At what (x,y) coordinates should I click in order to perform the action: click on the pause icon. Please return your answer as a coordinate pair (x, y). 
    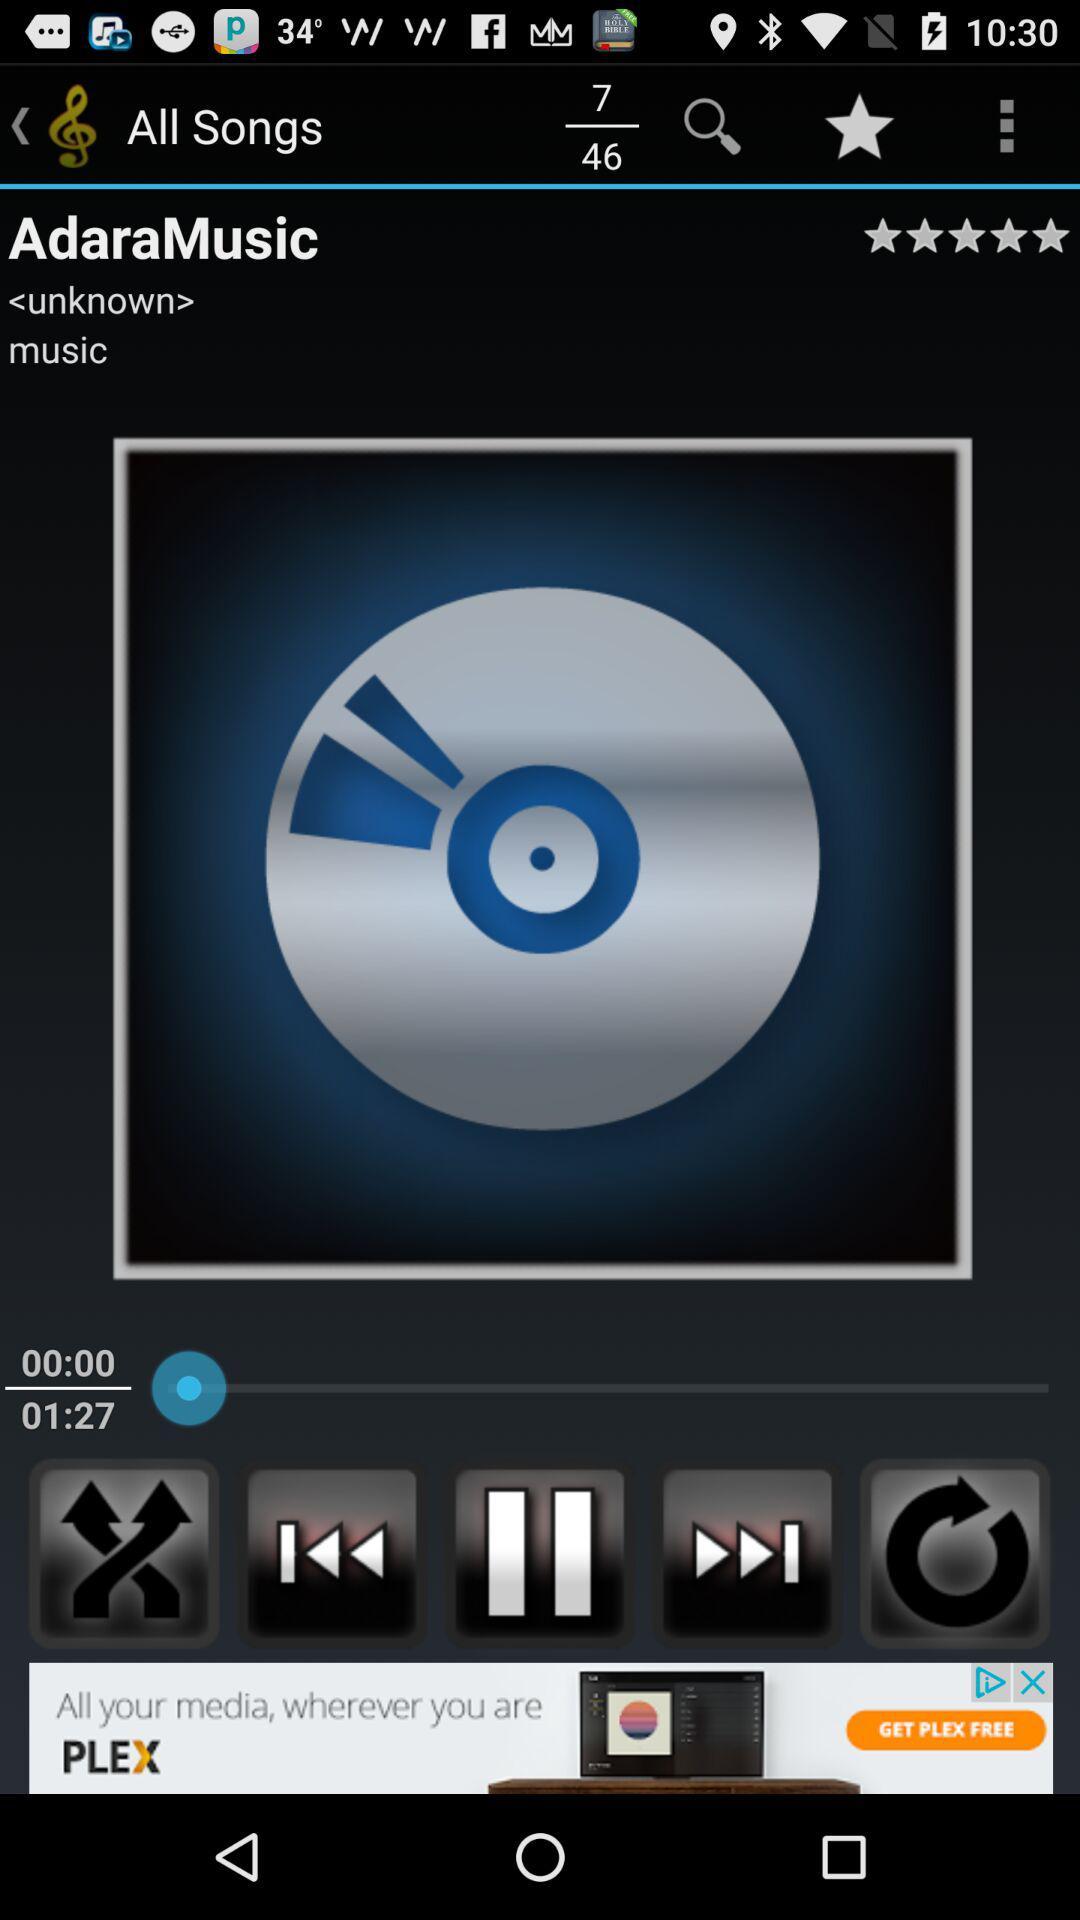
    Looking at the image, I should click on (538, 1662).